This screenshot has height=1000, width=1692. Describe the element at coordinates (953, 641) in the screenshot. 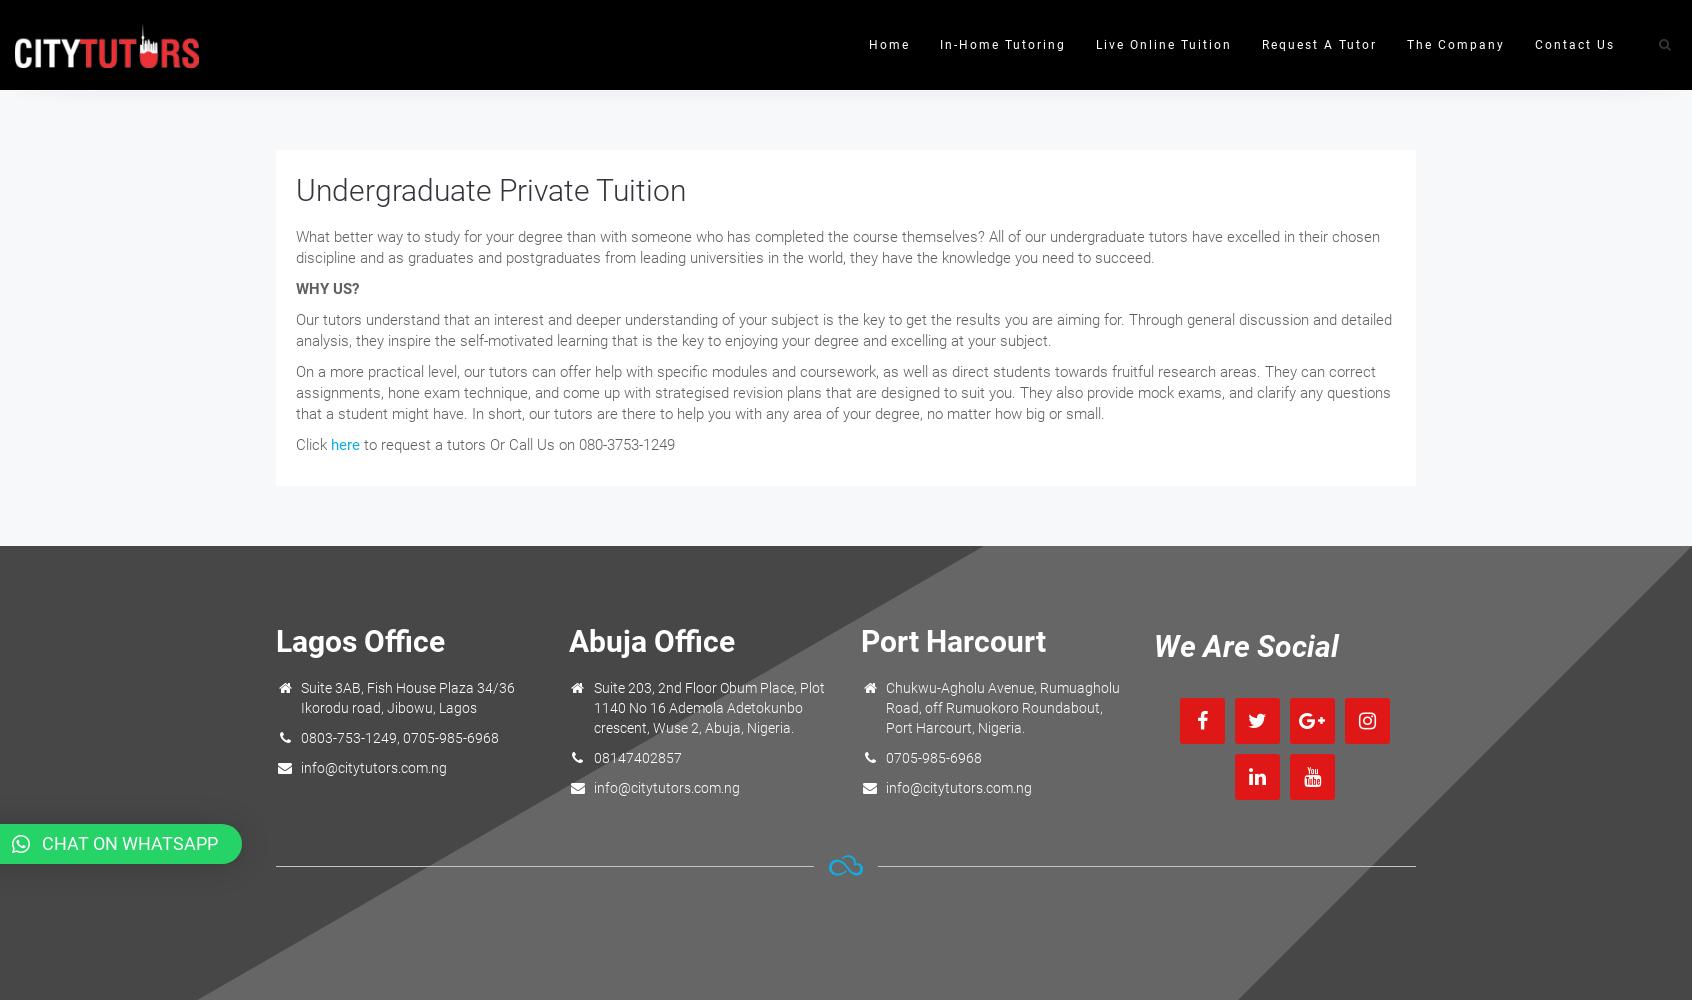

I see `'Port Harcourt'` at that location.